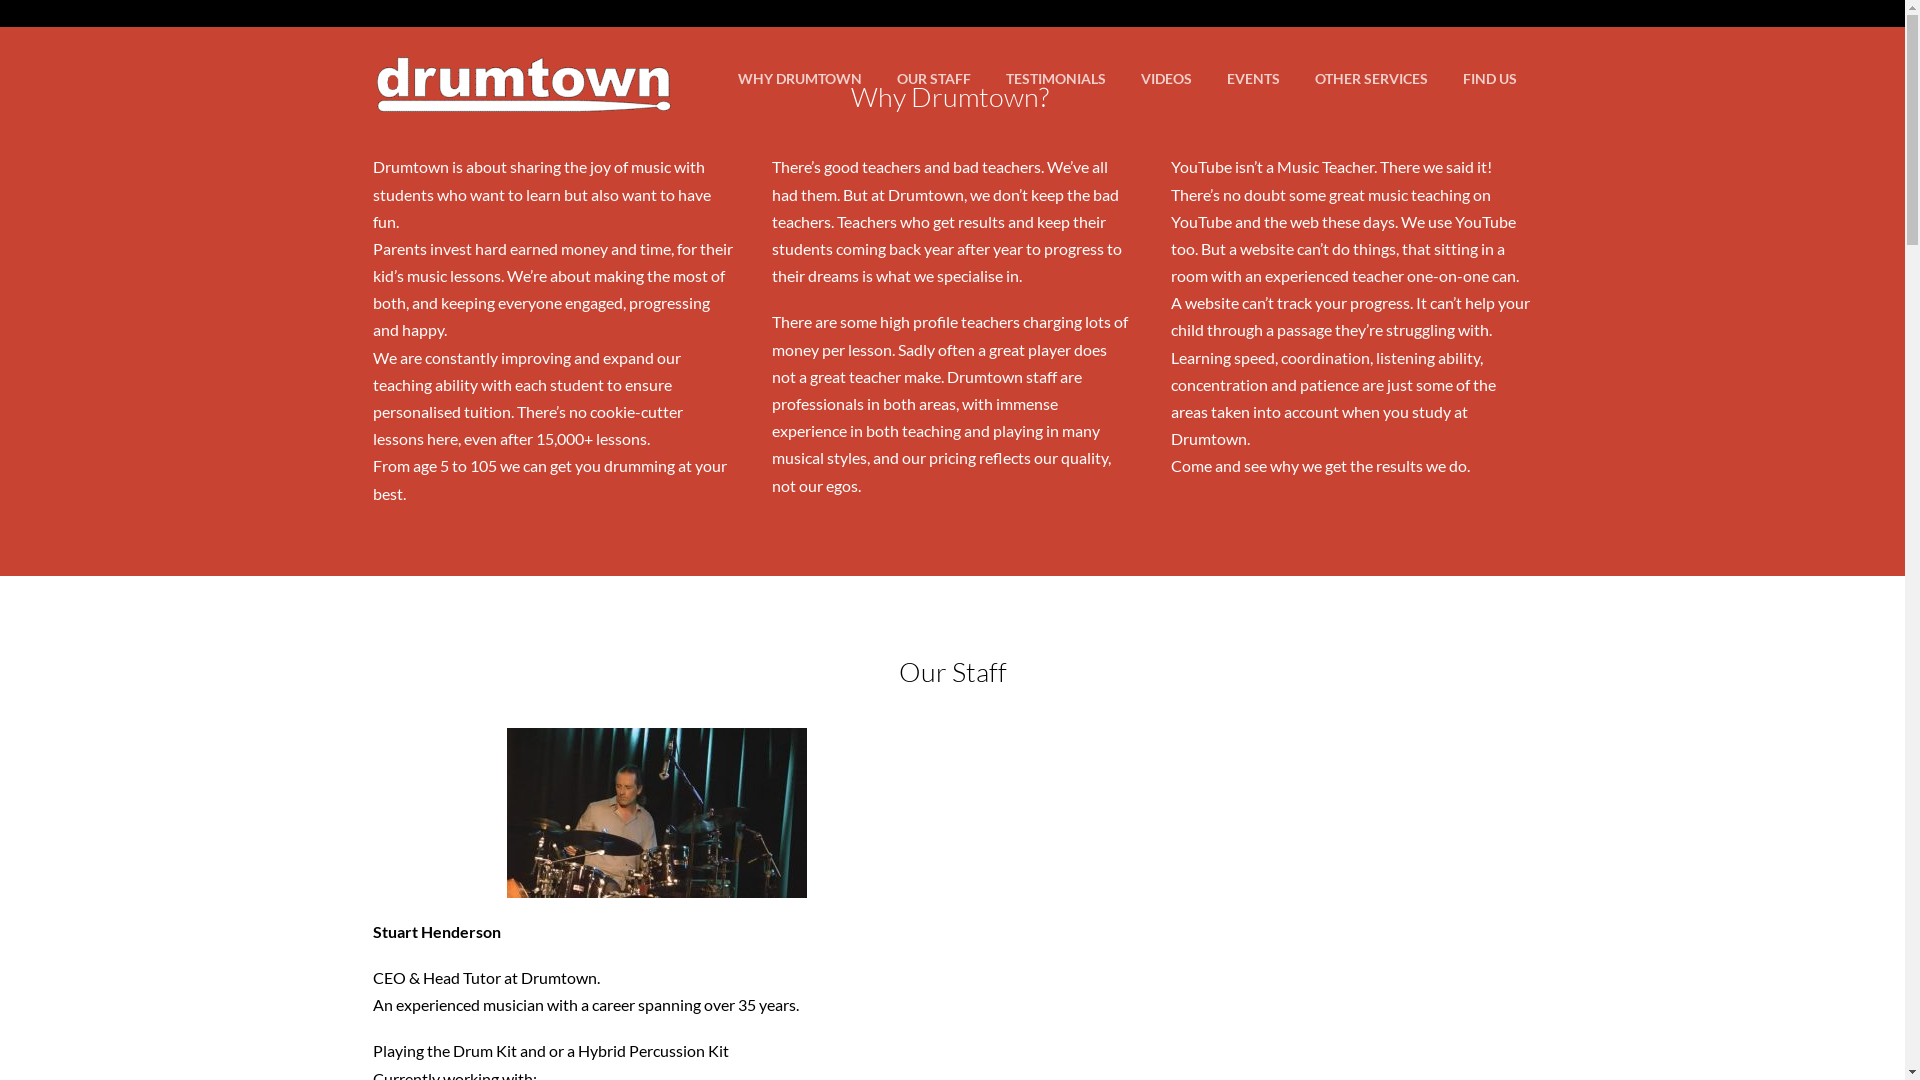 Image resolution: width=1920 pixels, height=1080 pixels. I want to click on 'EVENTS', so click(1251, 78).